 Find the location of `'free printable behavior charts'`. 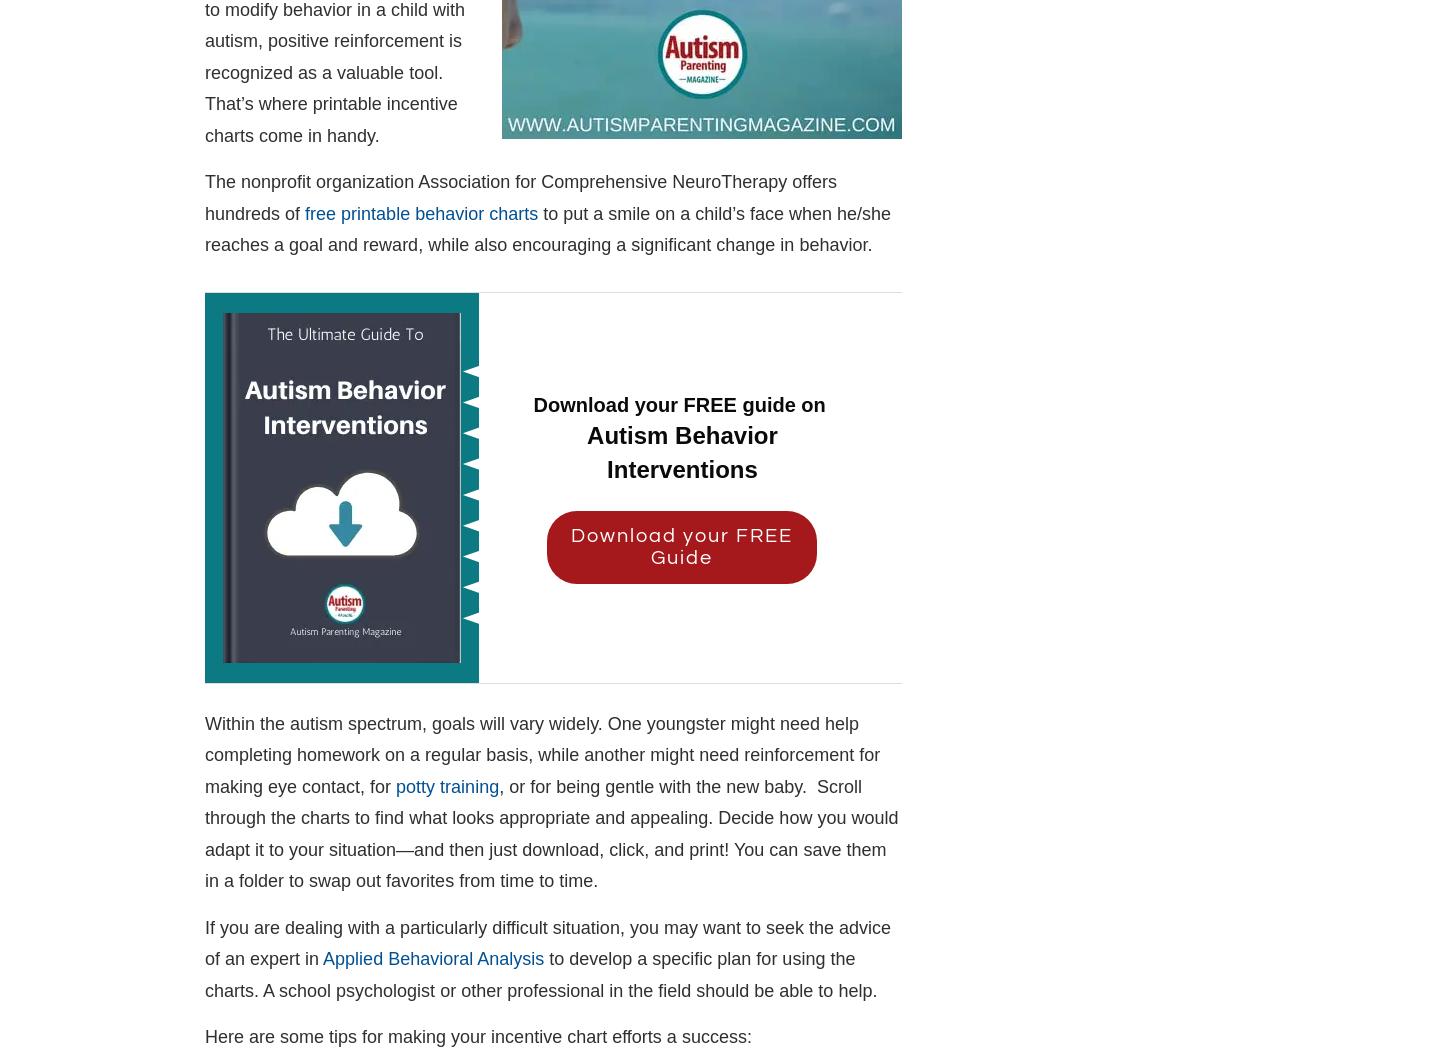

'free printable behavior charts' is located at coordinates (420, 212).